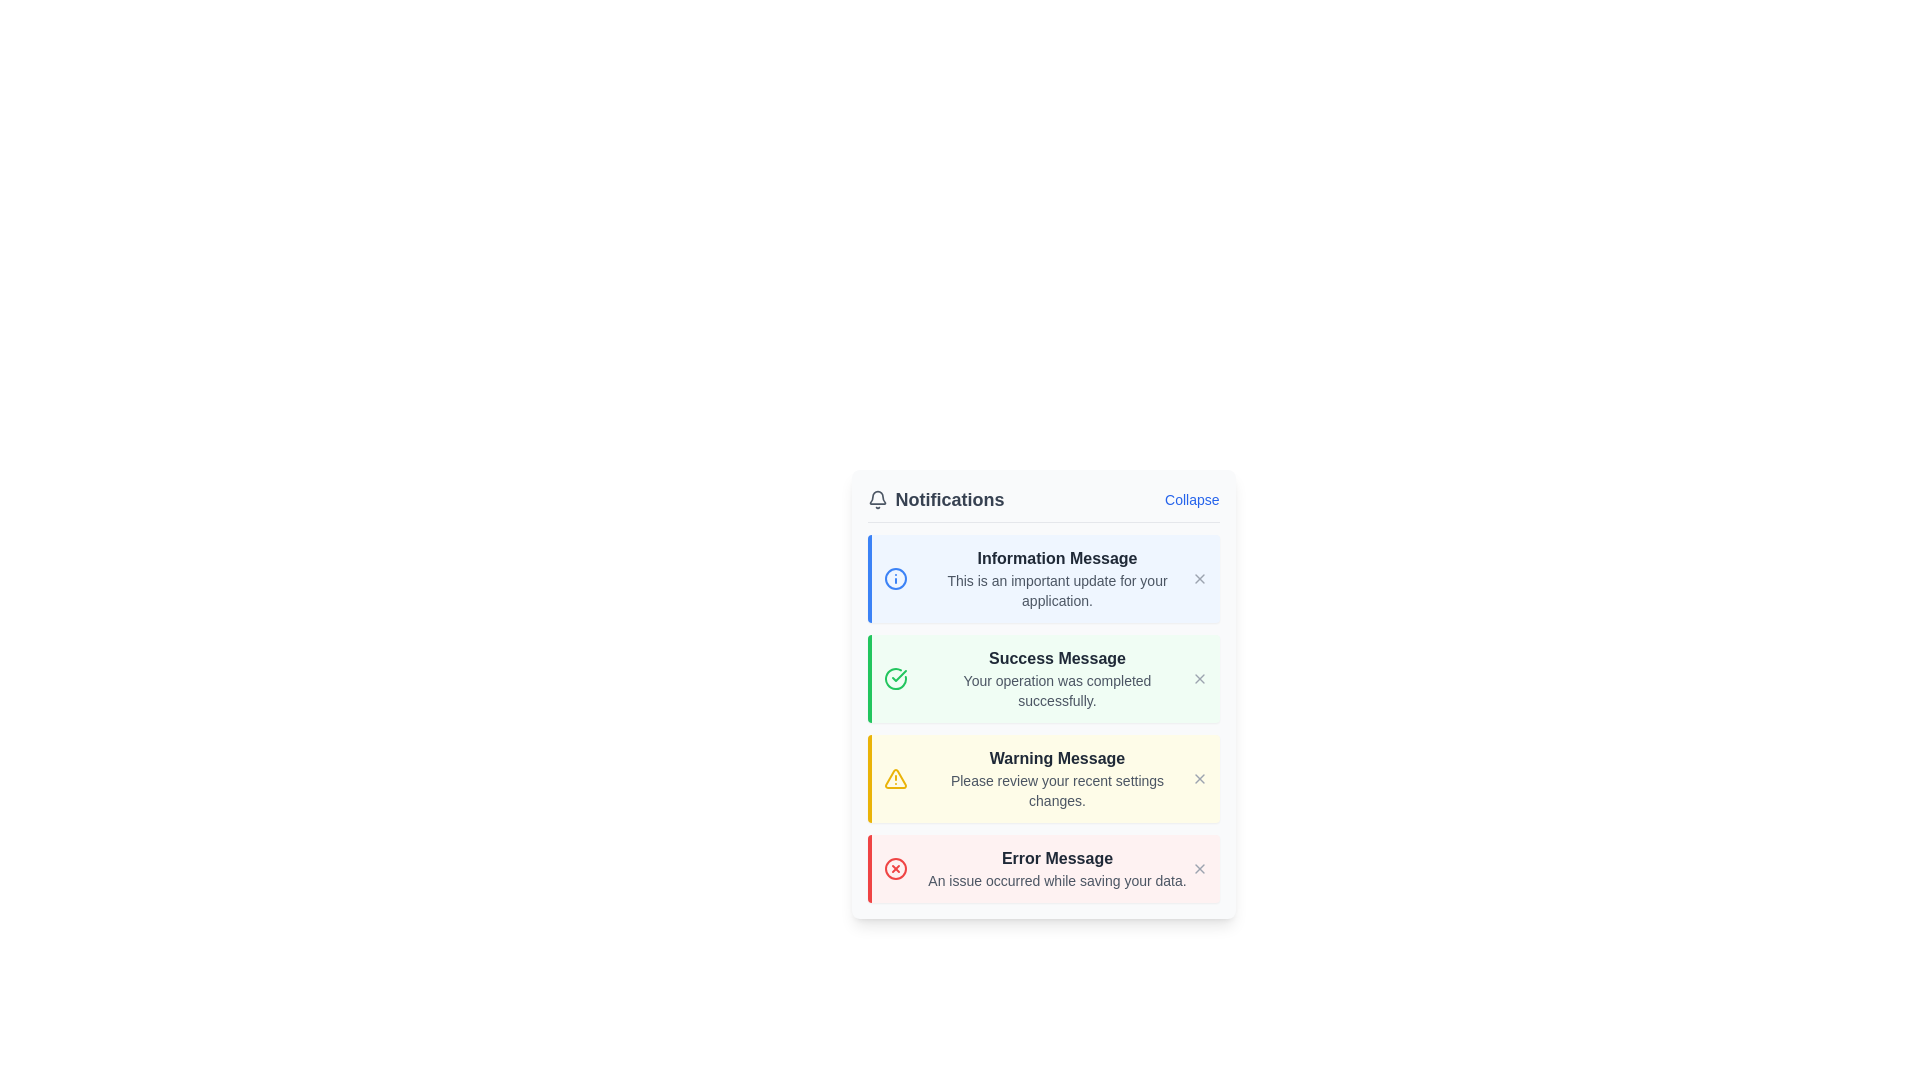 This screenshot has width=1920, height=1080. What do you see at coordinates (1192, 499) in the screenshot?
I see `the text-based button or link located at the top-right corner of the header section to underline it` at bounding box center [1192, 499].